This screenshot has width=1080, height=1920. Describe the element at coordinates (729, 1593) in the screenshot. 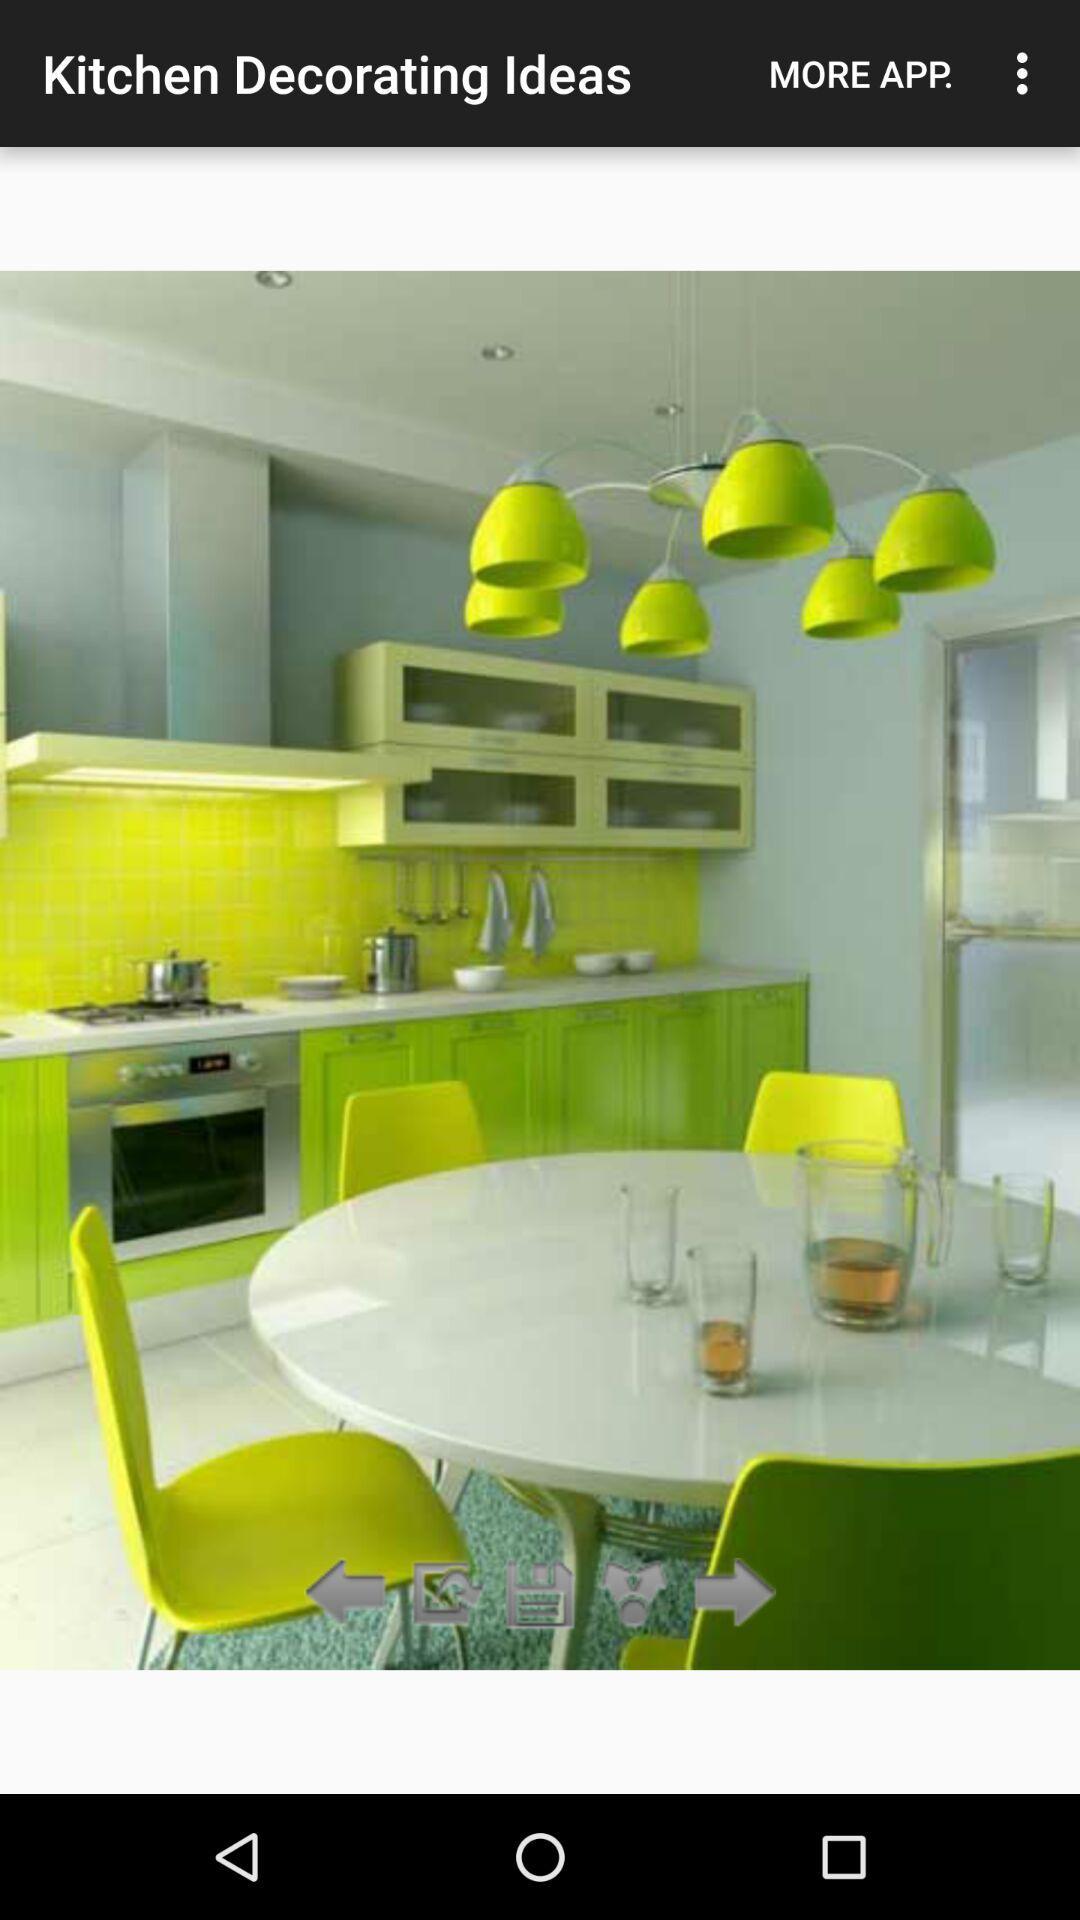

I see `the item below the more app.` at that location.